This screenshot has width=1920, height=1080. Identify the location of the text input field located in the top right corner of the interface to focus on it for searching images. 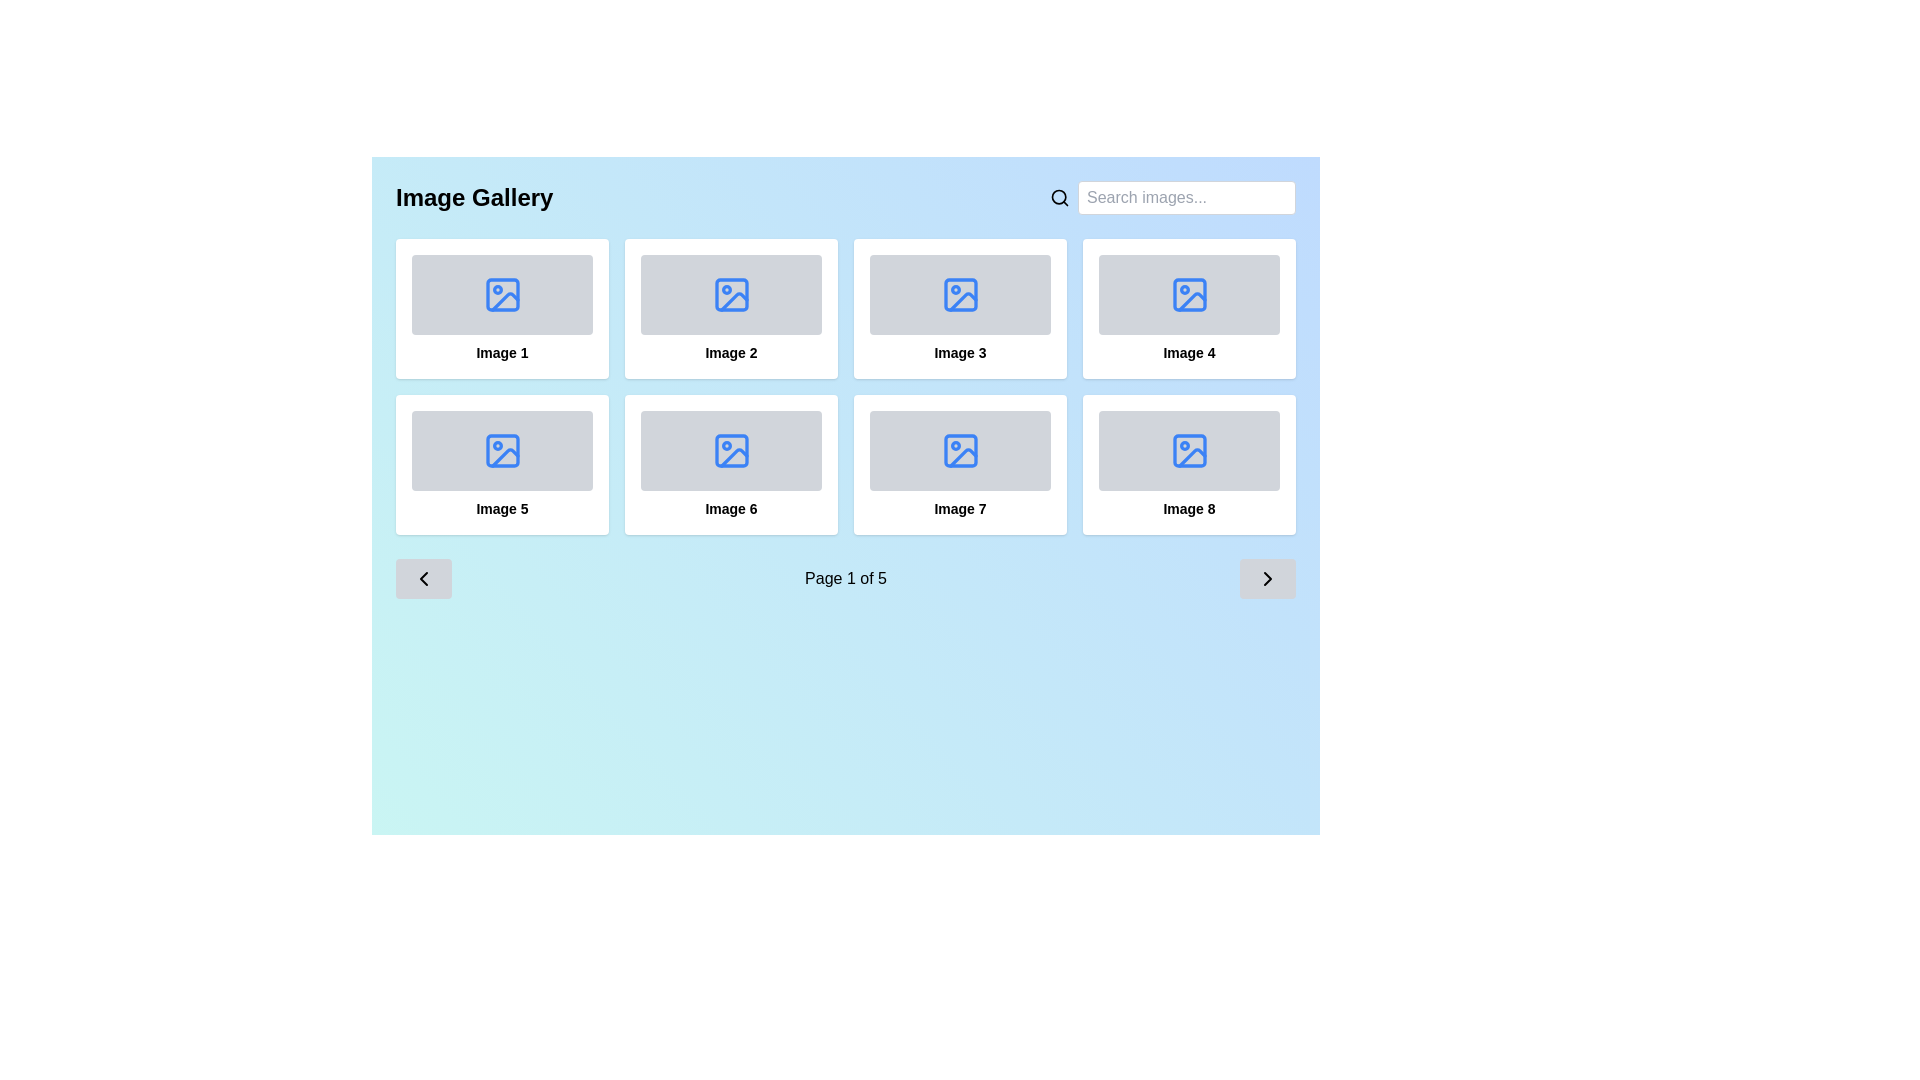
(1186, 197).